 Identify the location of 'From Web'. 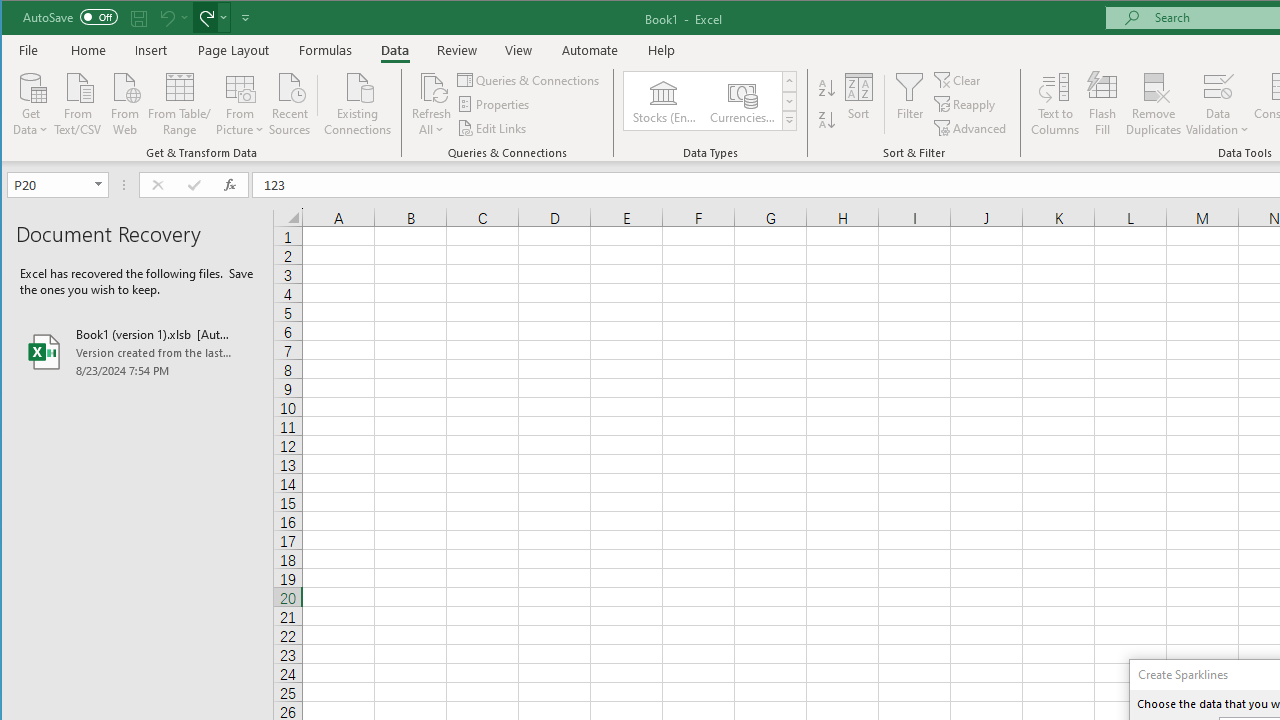
(123, 102).